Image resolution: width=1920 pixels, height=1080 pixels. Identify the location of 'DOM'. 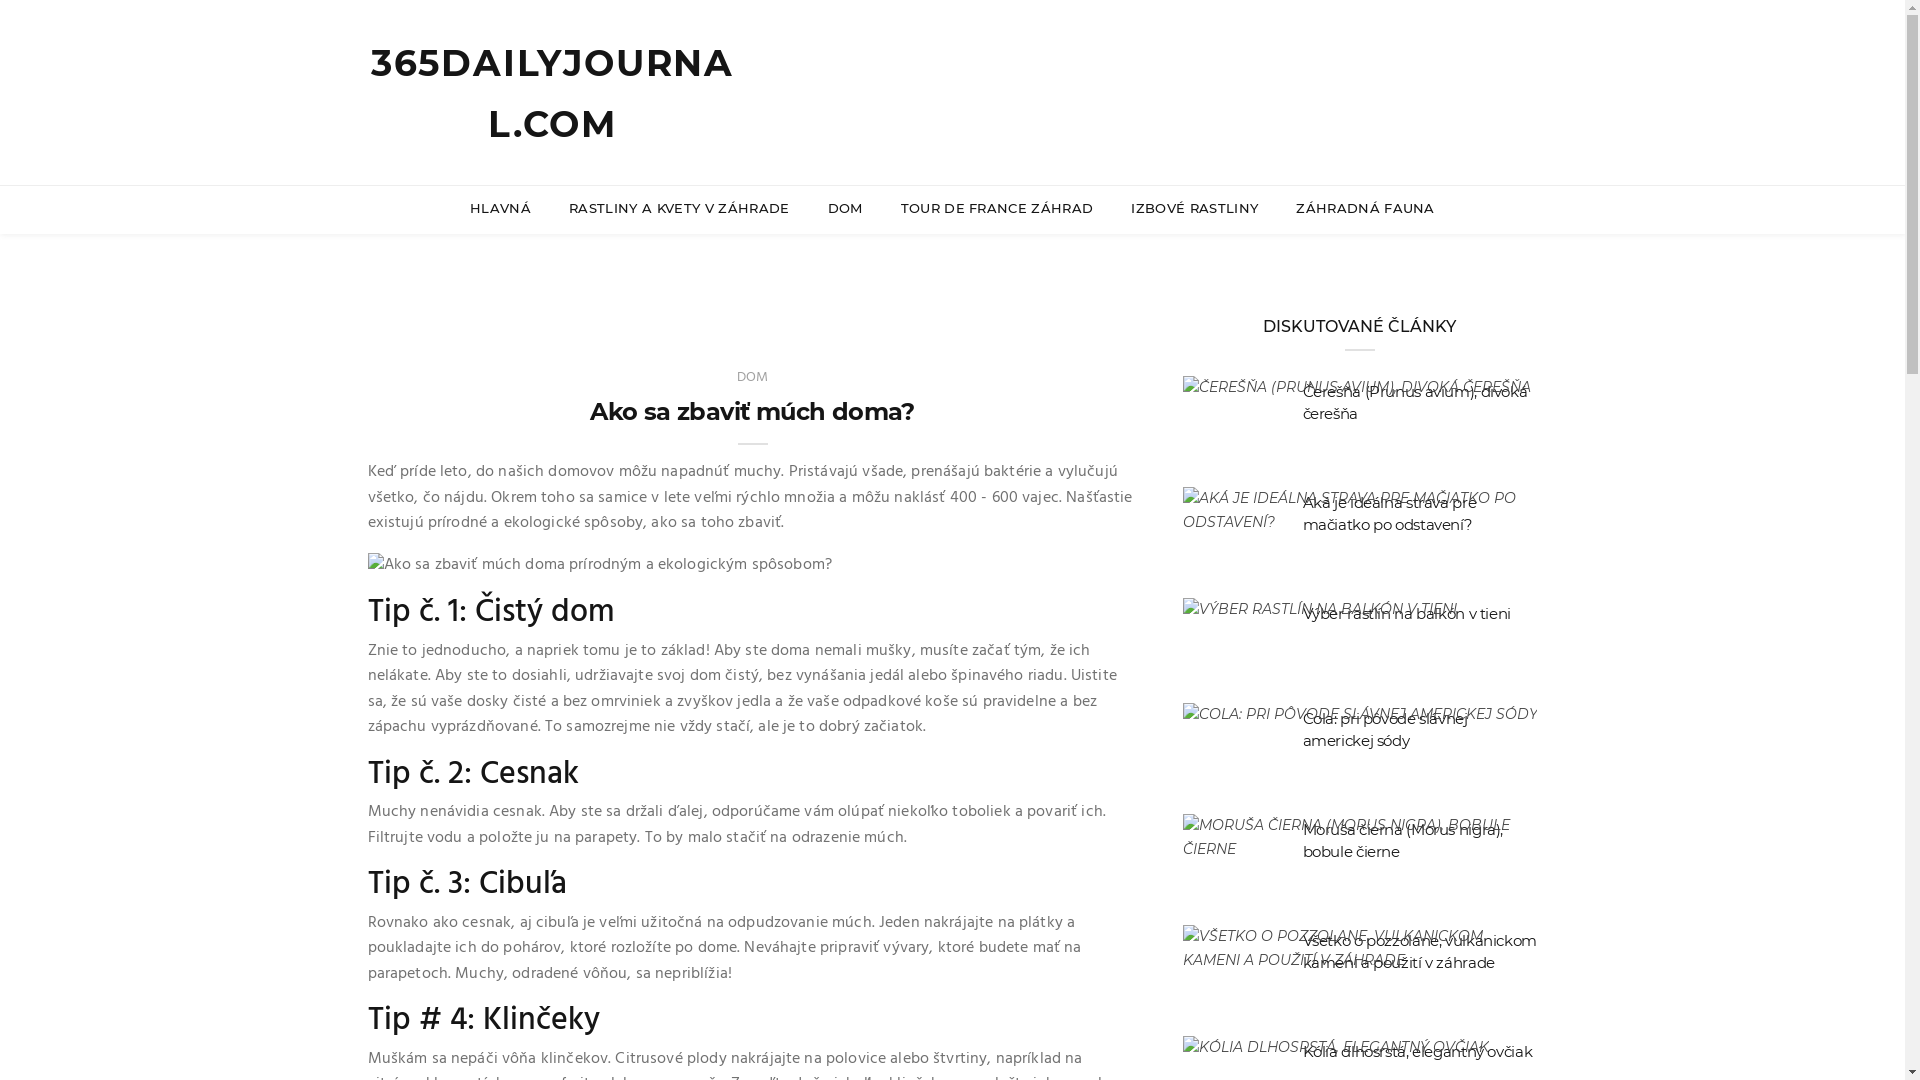
(752, 377).